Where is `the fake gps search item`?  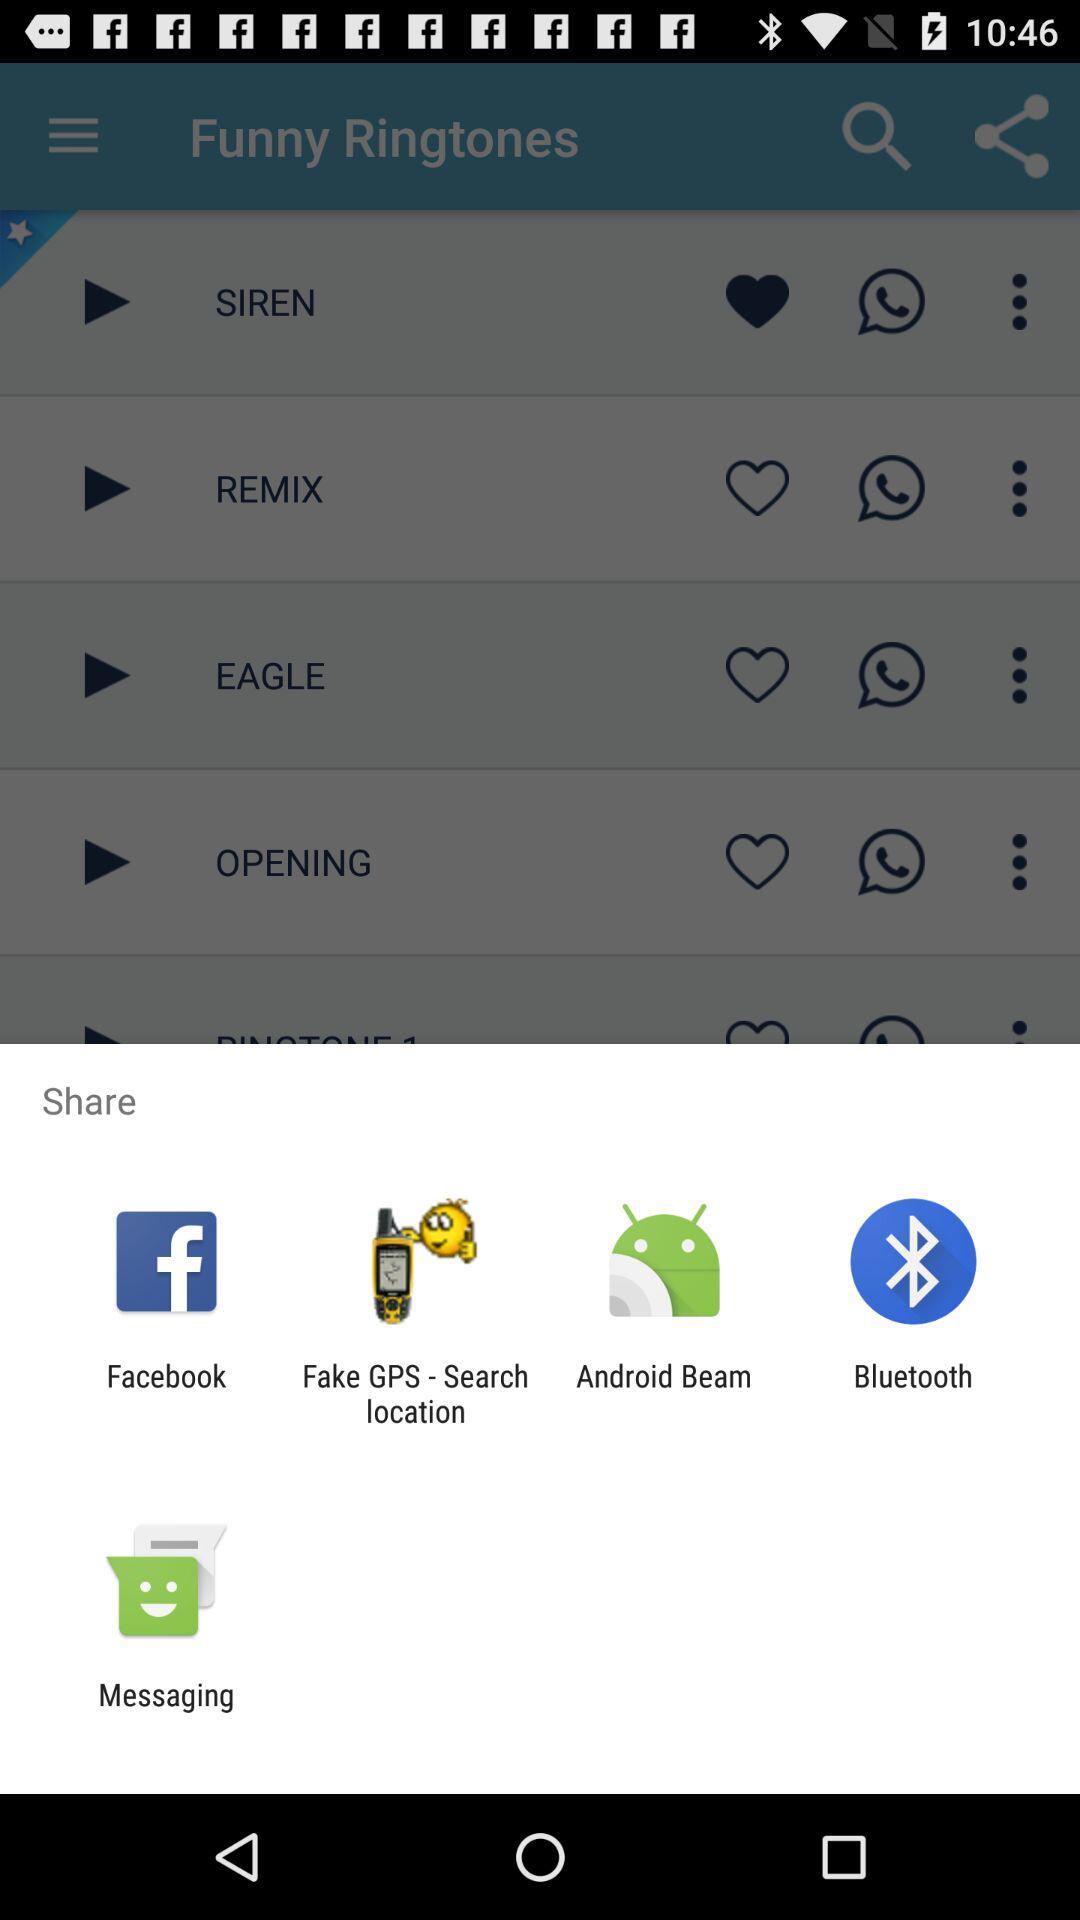
the fake gps search item is located at coordinates (414, 1392).